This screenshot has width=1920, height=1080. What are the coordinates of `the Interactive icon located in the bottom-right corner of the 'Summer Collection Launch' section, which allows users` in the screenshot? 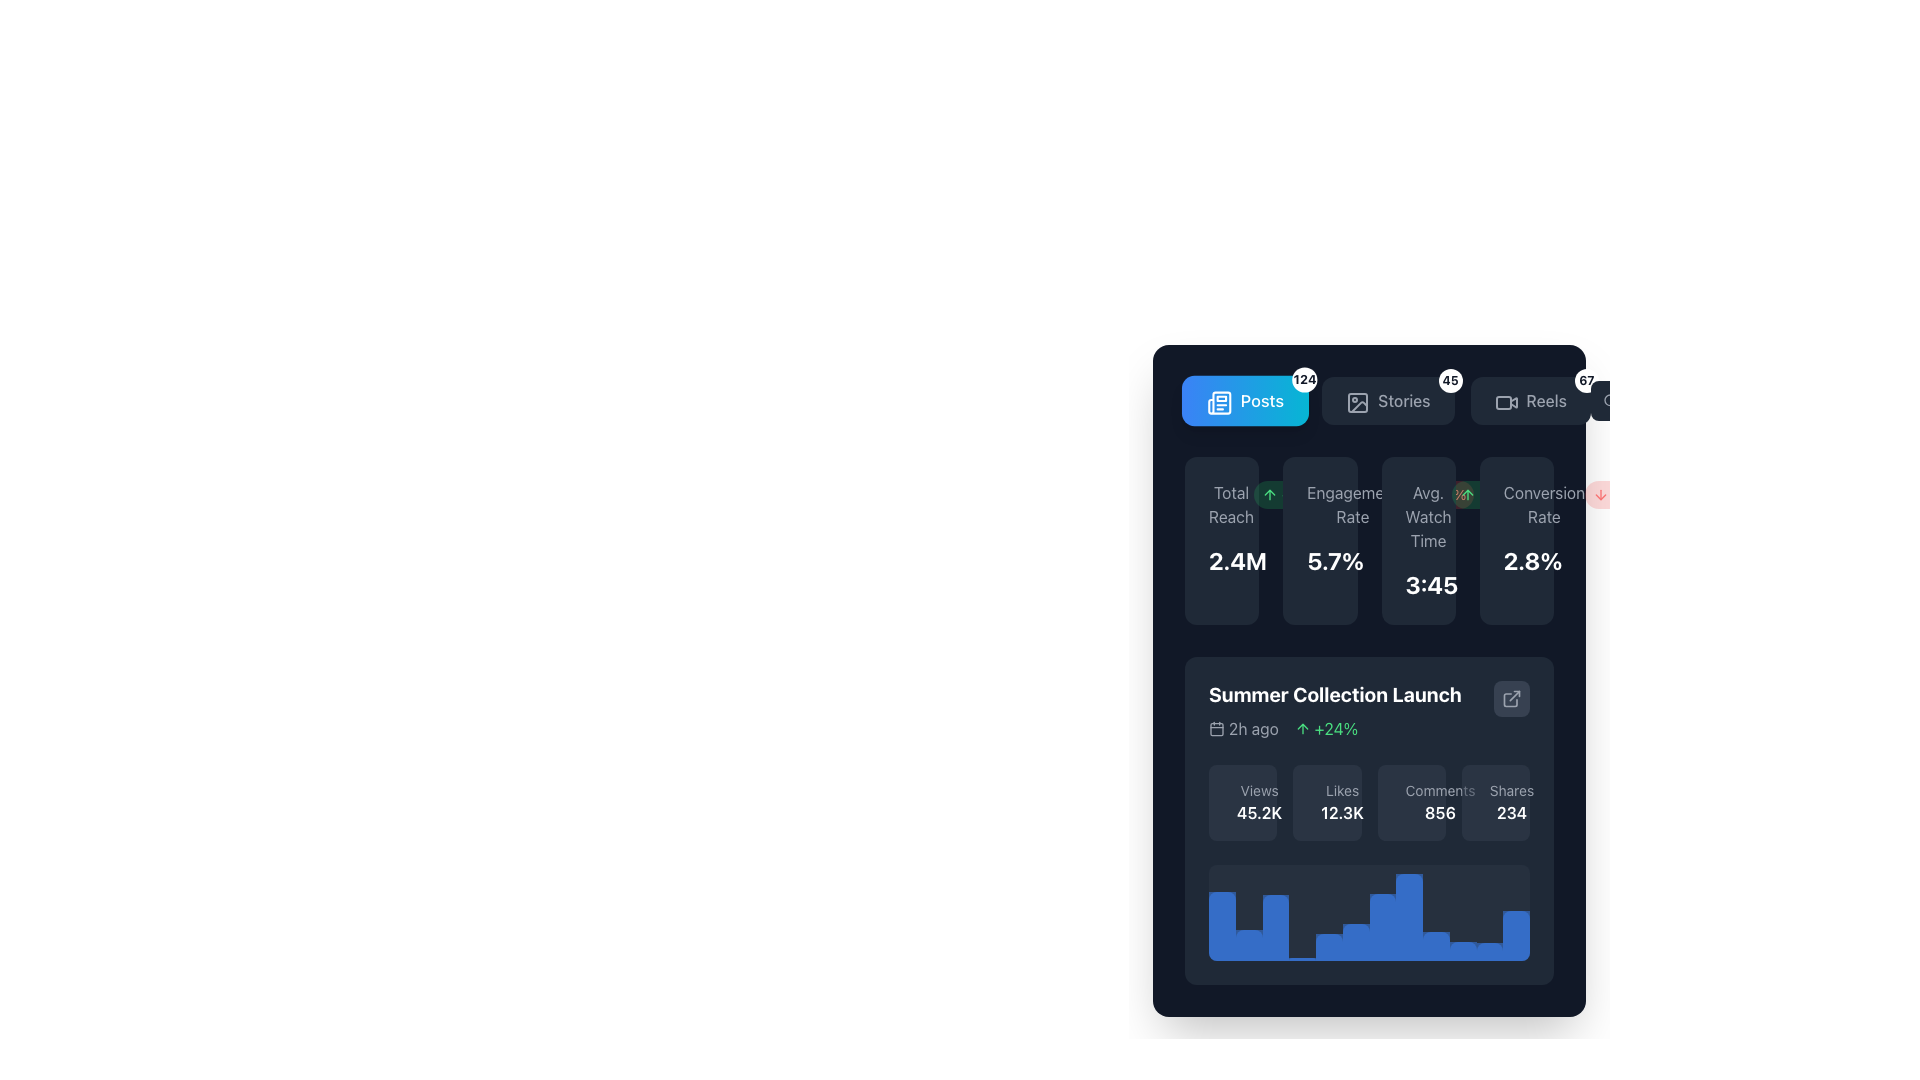 It's located at (1512, 697).